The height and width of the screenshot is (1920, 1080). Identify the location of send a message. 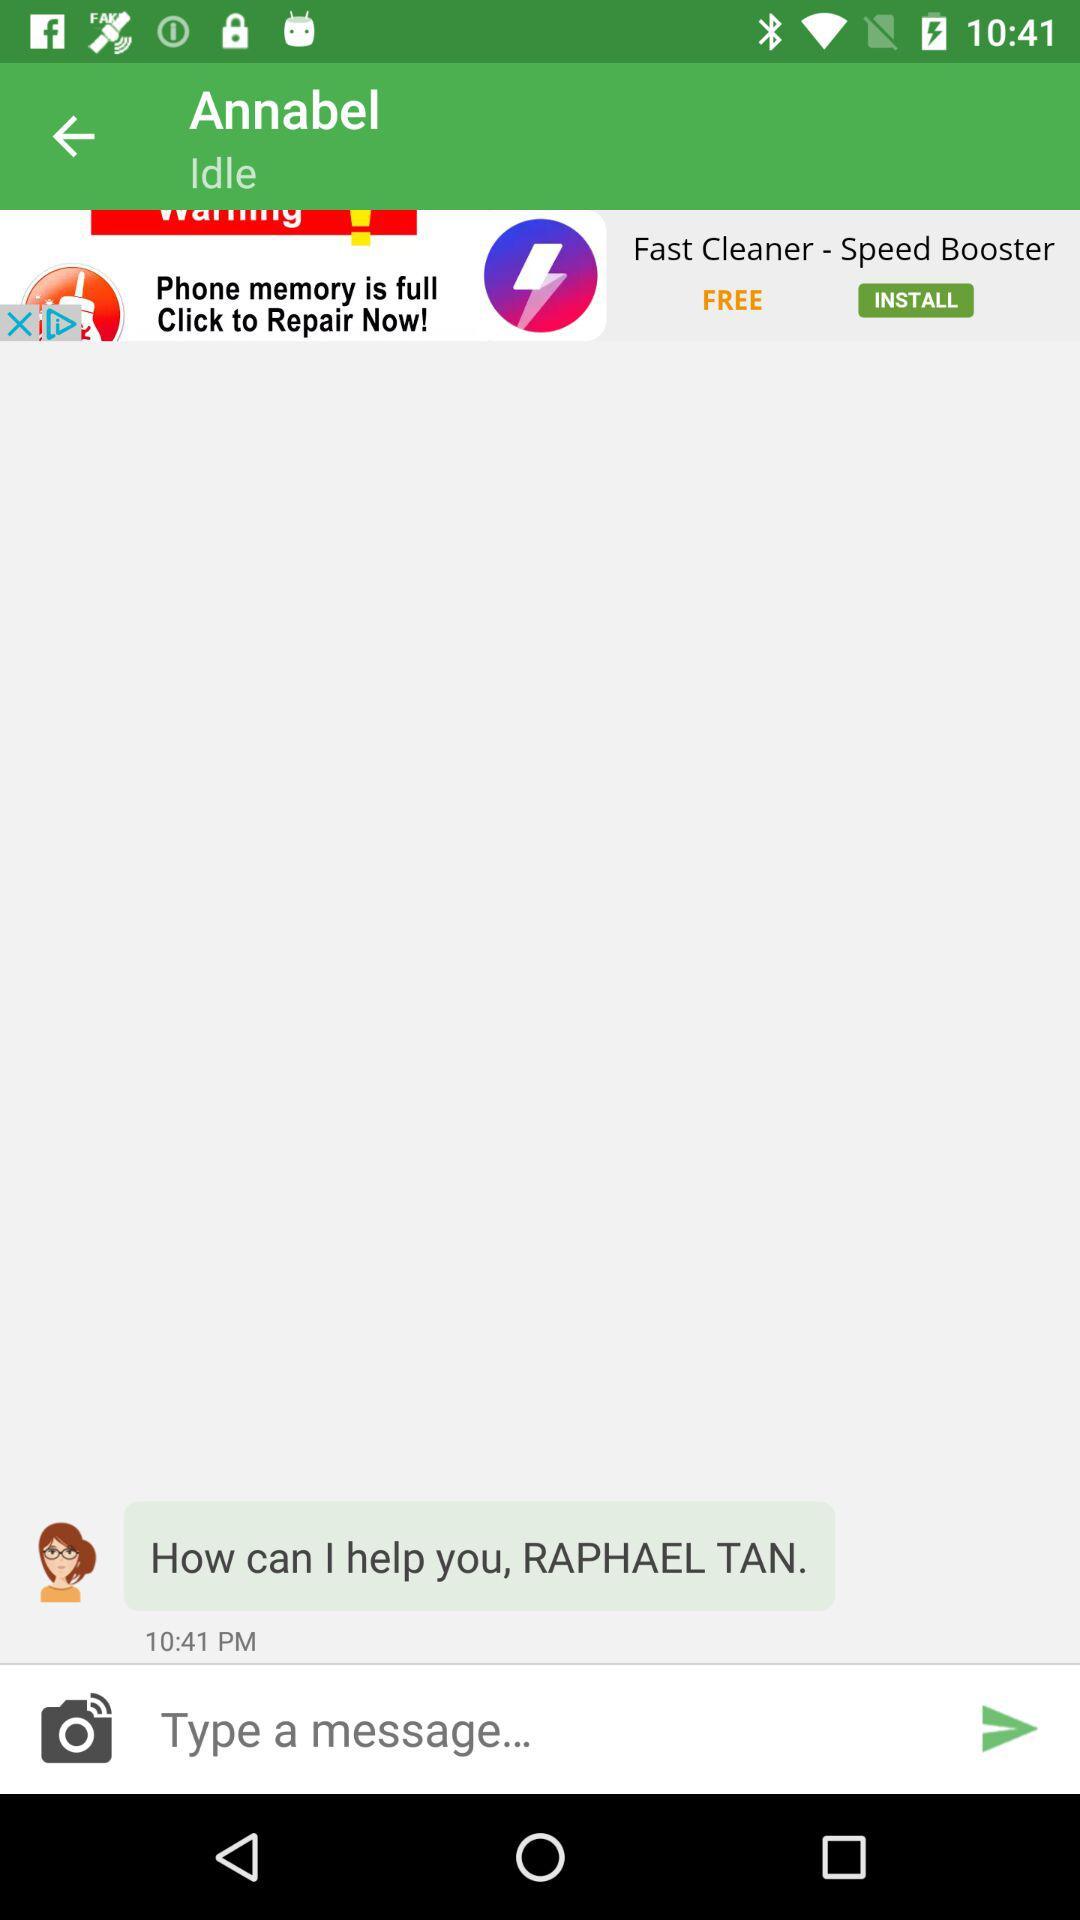
(540, 1727).